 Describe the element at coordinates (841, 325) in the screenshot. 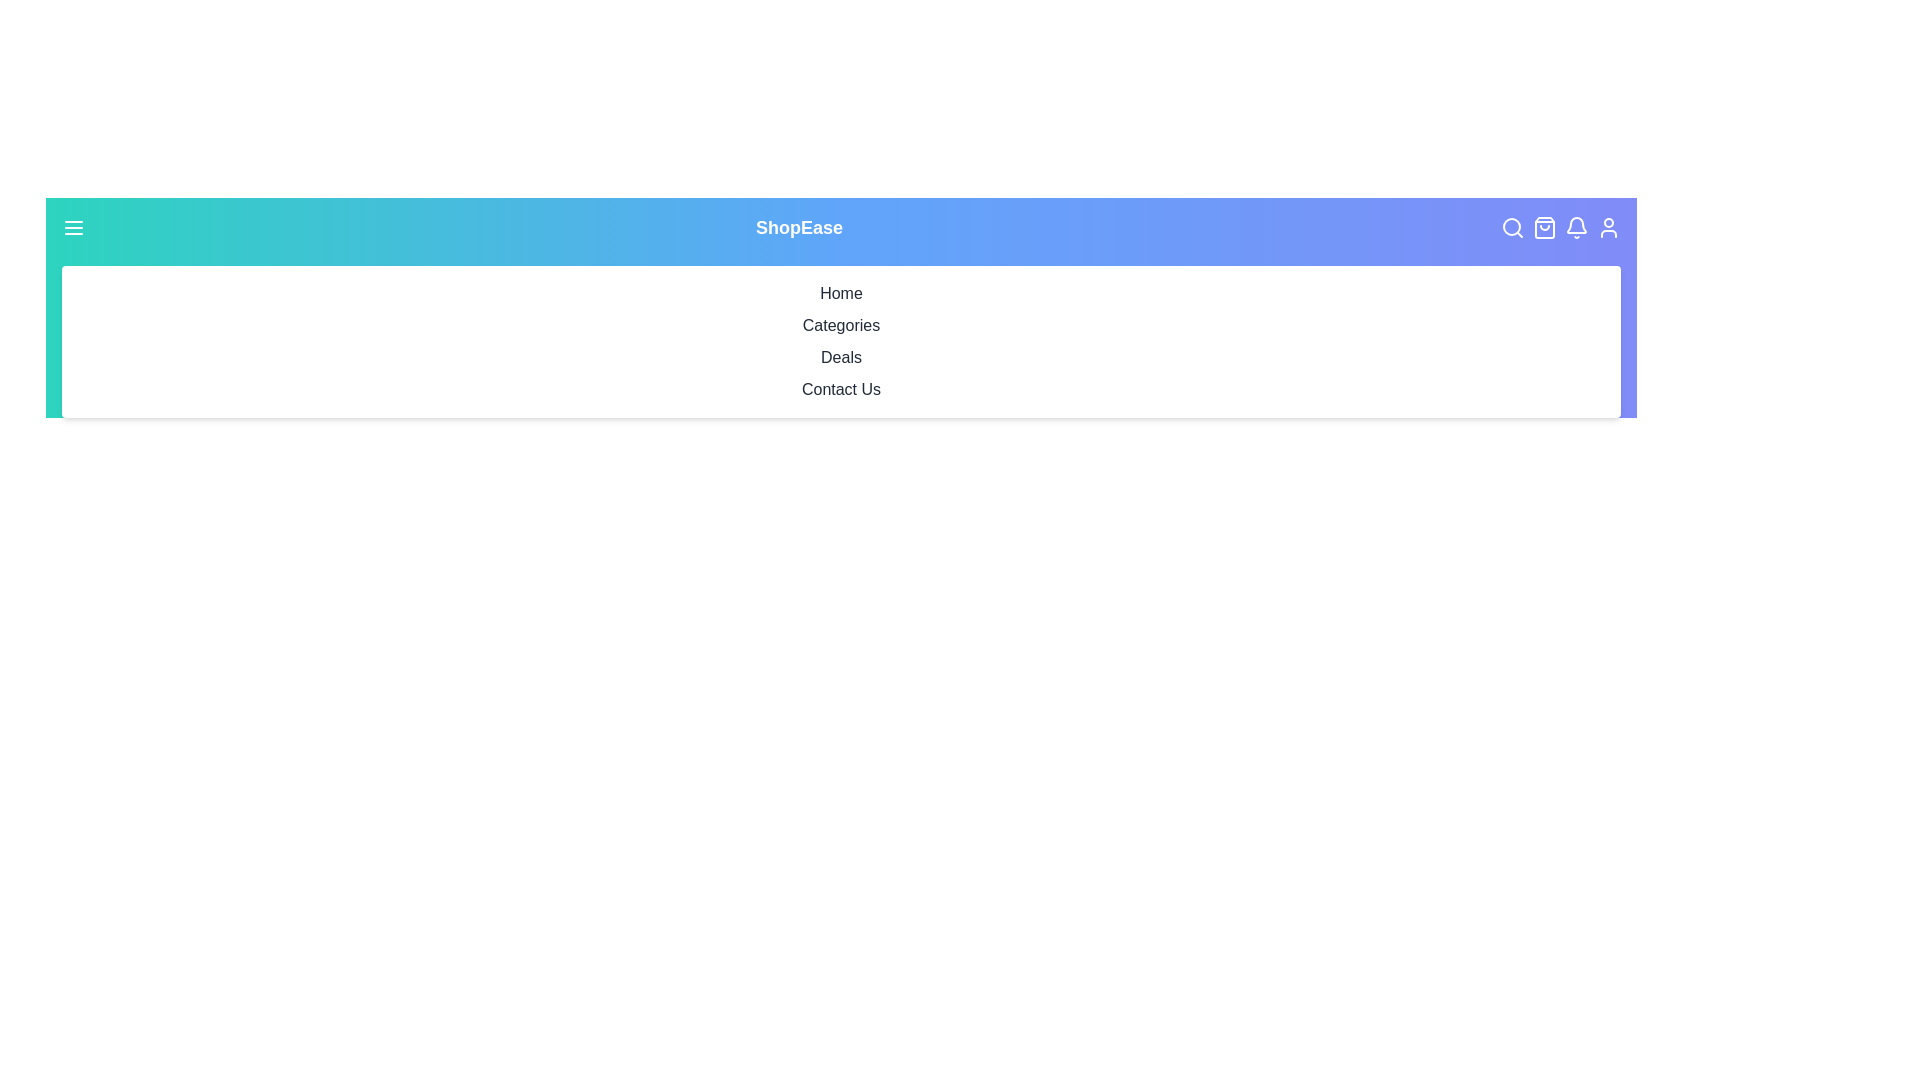

I see `the 'Categories' menu item in the navigation bar` at that location.